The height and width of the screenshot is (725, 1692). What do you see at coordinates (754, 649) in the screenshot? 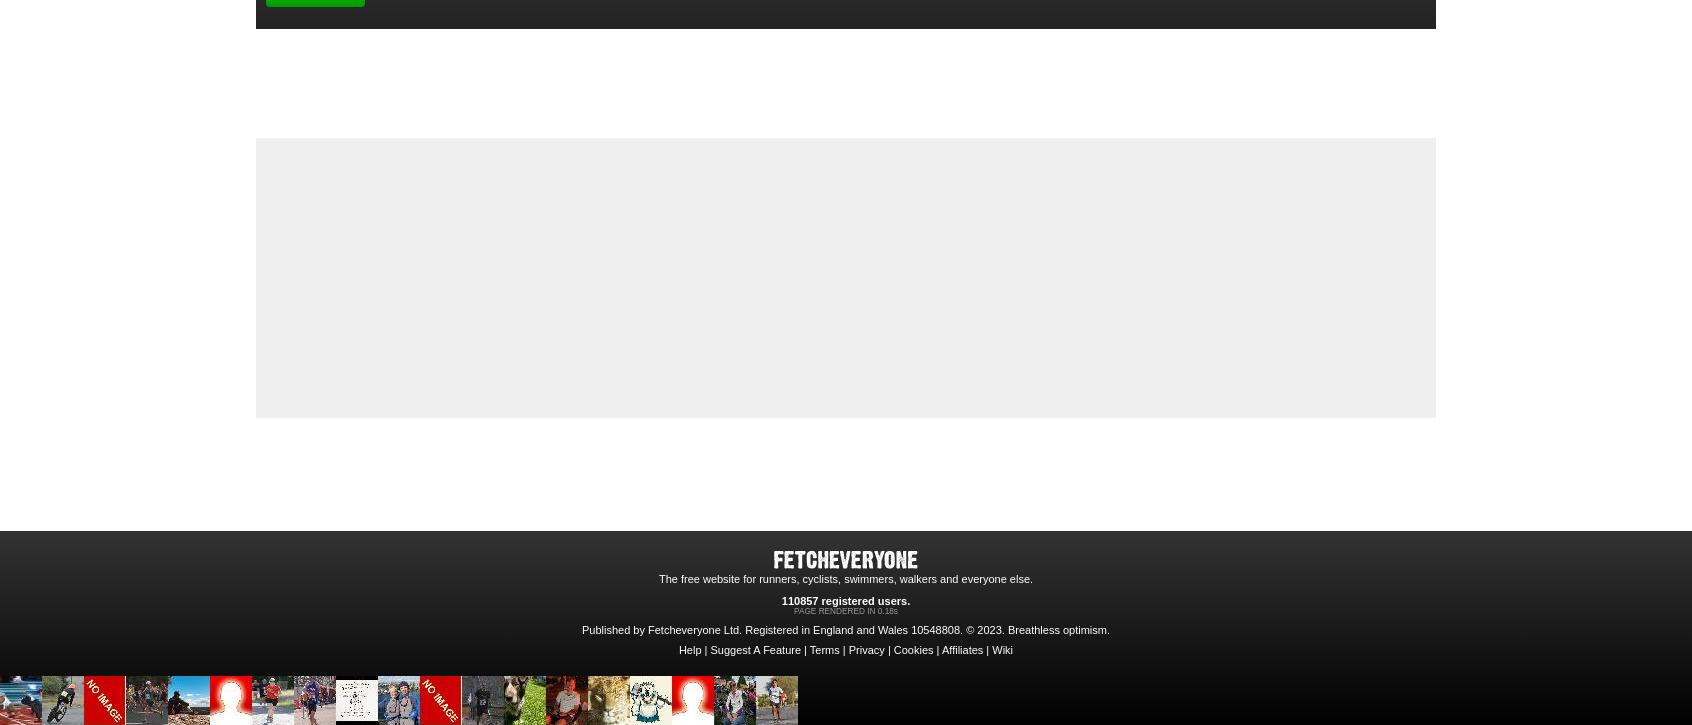
I see `'Suggest A Feature'` at bounding box center [754, 649].